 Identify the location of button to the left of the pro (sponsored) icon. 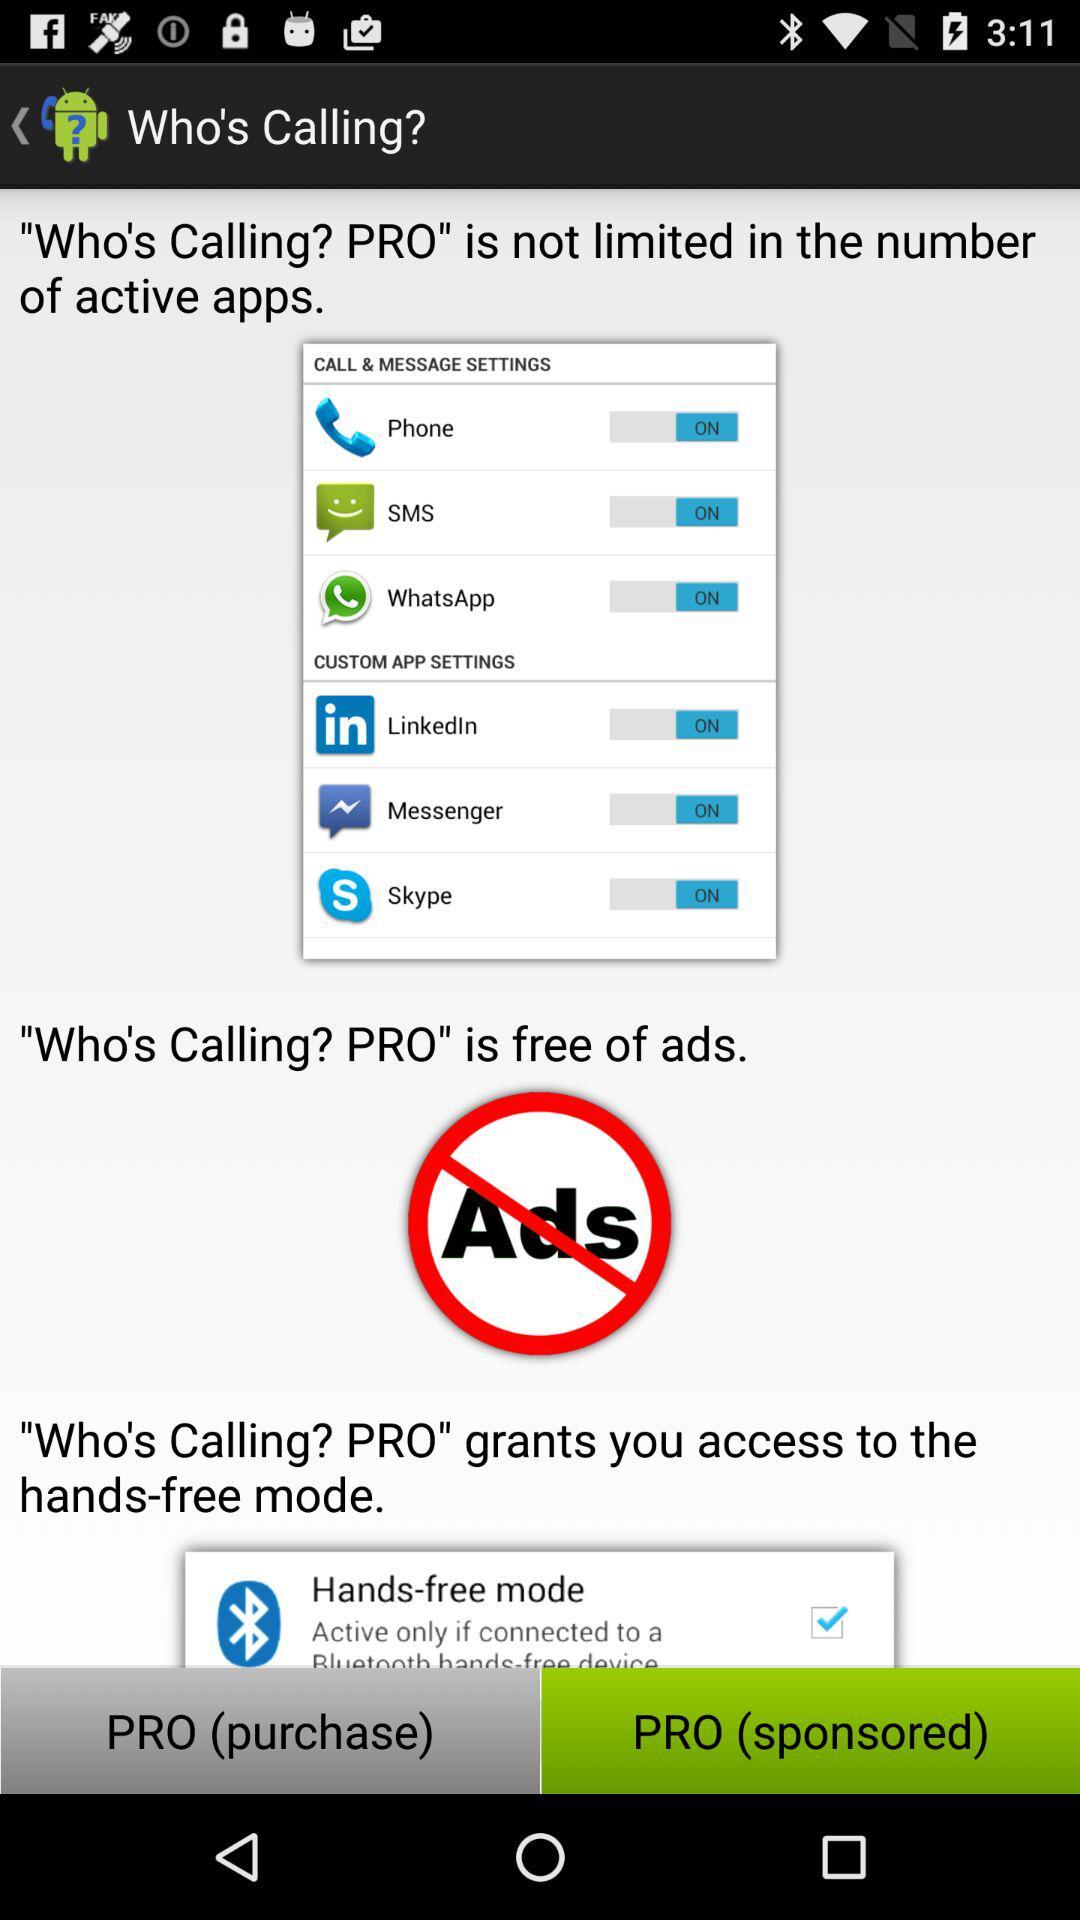
(270, 1730).